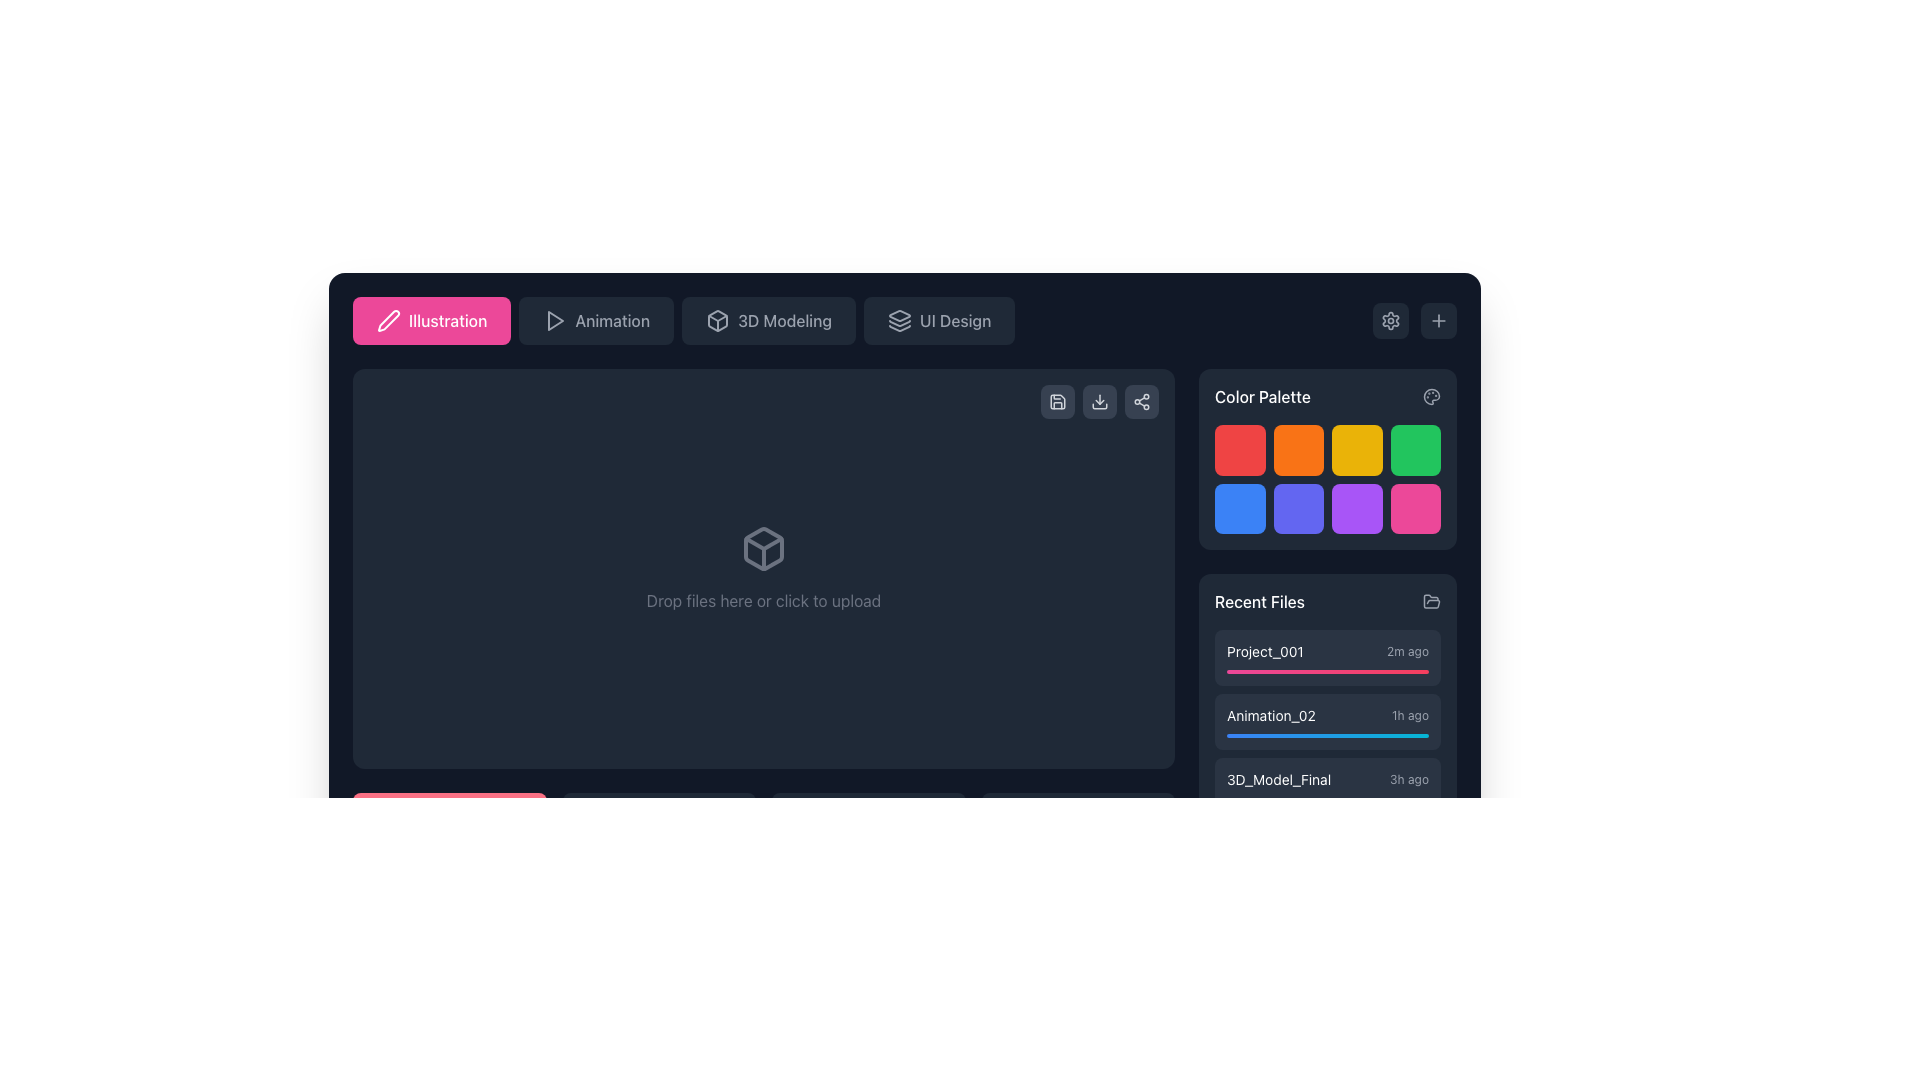 Image resolution: width=1920 pixels, height=1080 pixels. What do you see at coordinates (1328, 478) in the screenshot?
I see `a colored tile in the Color Palette grid` at bounding box center [1328, 478].